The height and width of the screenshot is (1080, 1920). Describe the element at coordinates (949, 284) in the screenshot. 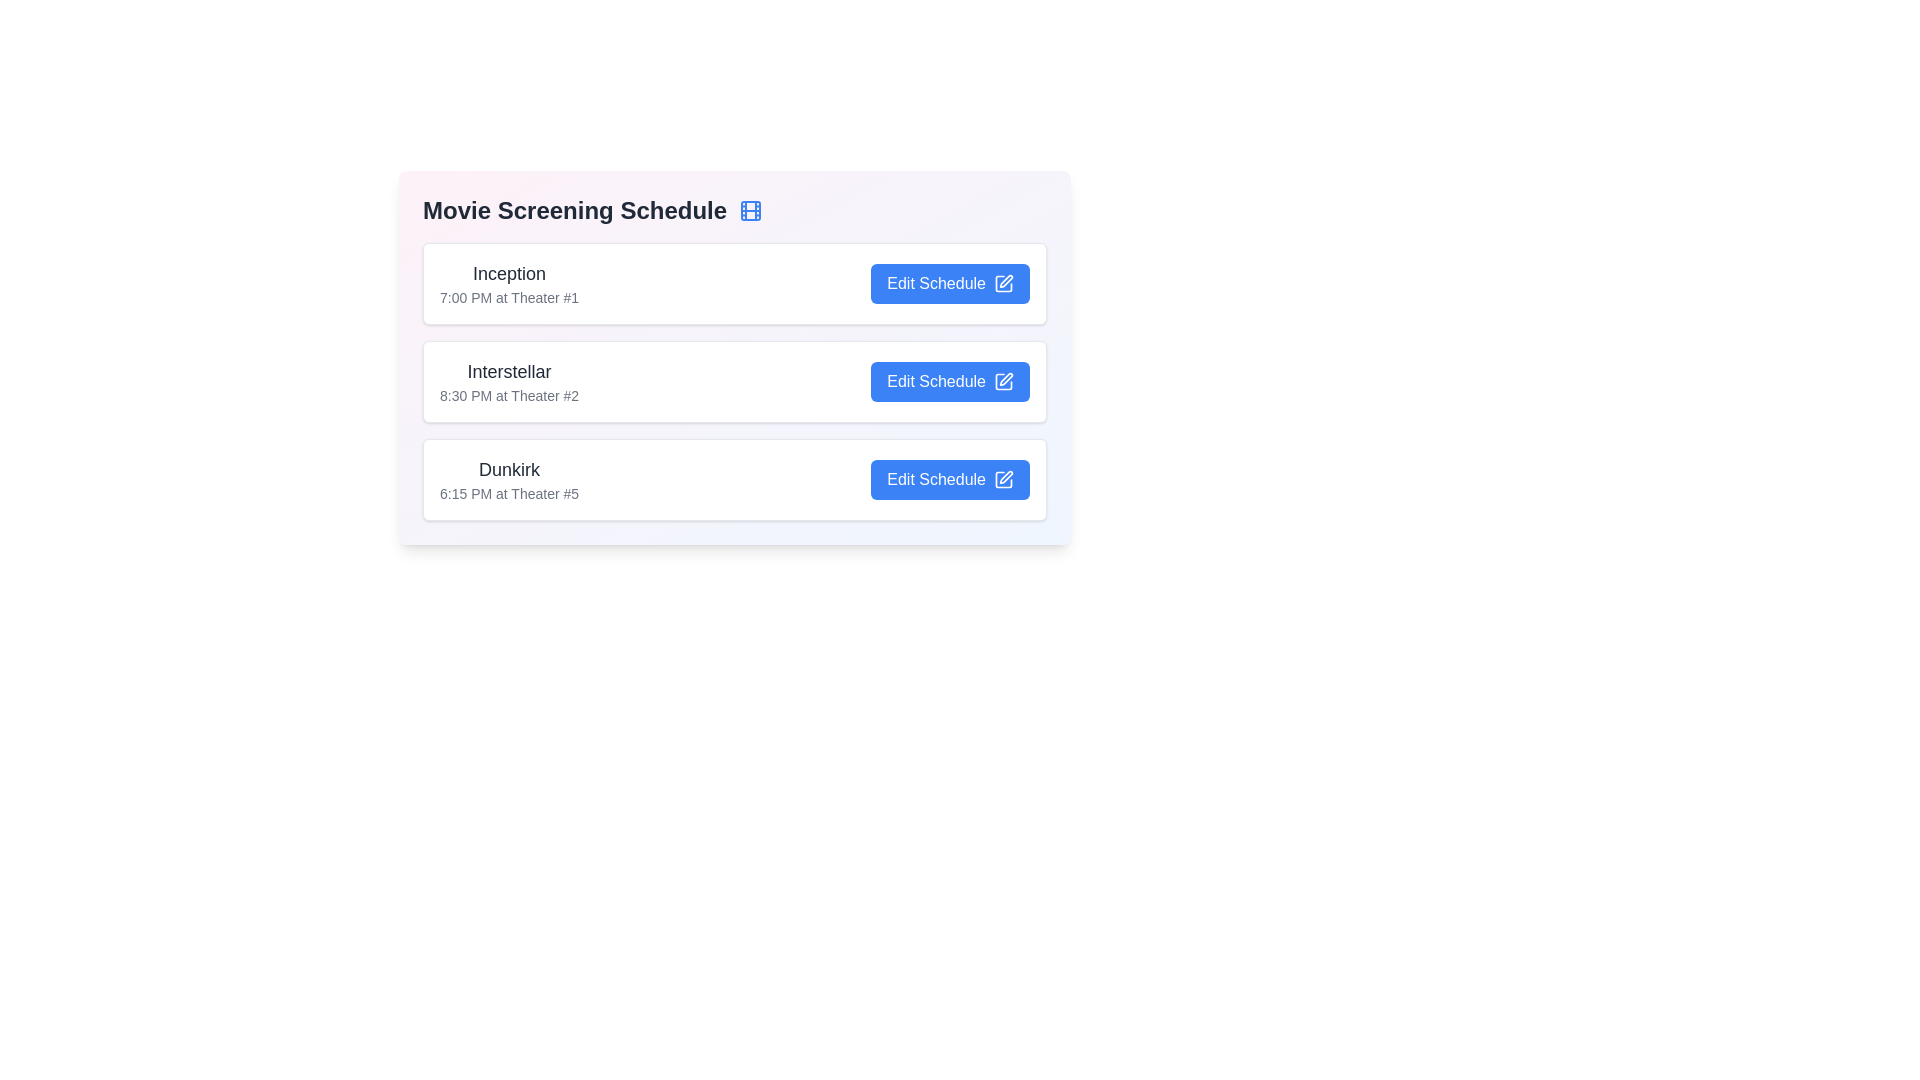

I see `the 'Edit Schedule' button for the movie titled Inception` at that location.